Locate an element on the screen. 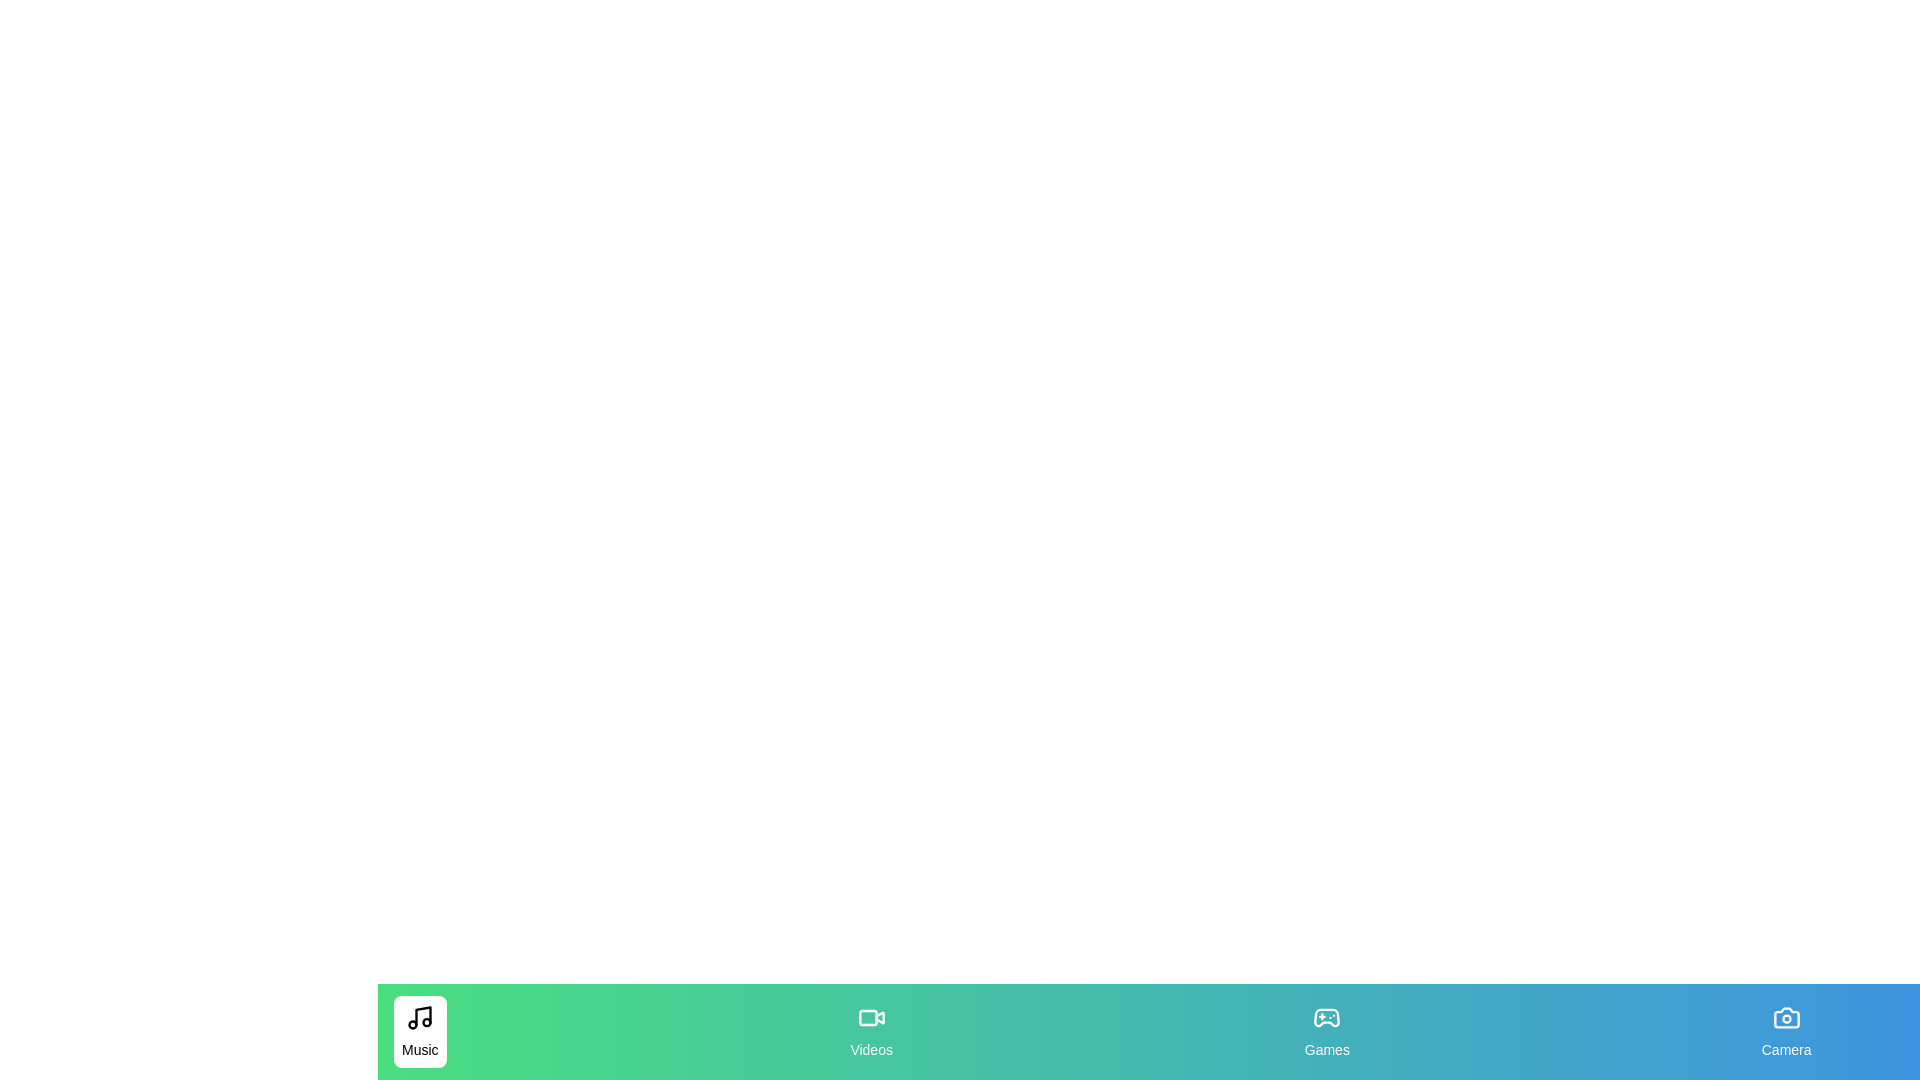 This screenshot has height=1080, width=1920. the Camera tab by clicking on it is located at coordinates (1785, 1032).